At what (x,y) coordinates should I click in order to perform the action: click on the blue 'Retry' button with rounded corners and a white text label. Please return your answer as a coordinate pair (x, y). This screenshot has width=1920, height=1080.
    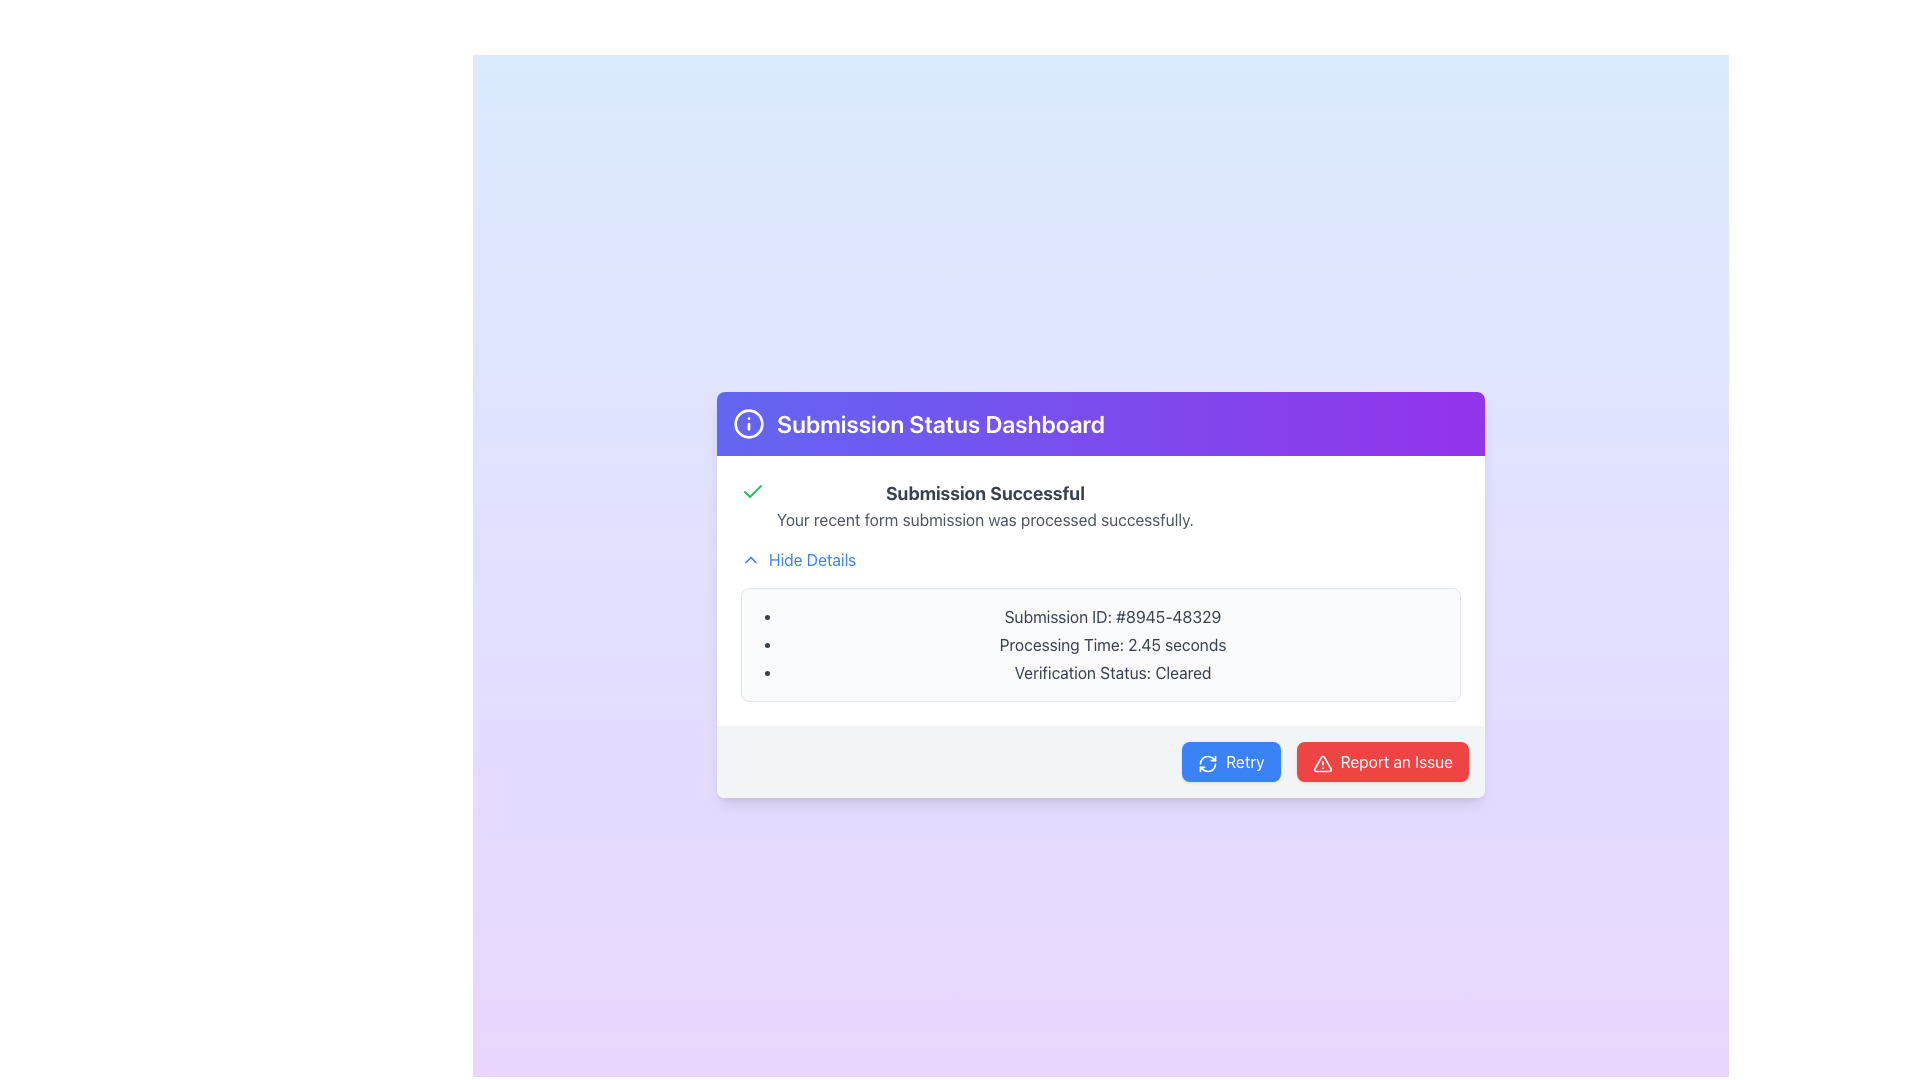
    Looking at the image, I should click on (1229, 762).